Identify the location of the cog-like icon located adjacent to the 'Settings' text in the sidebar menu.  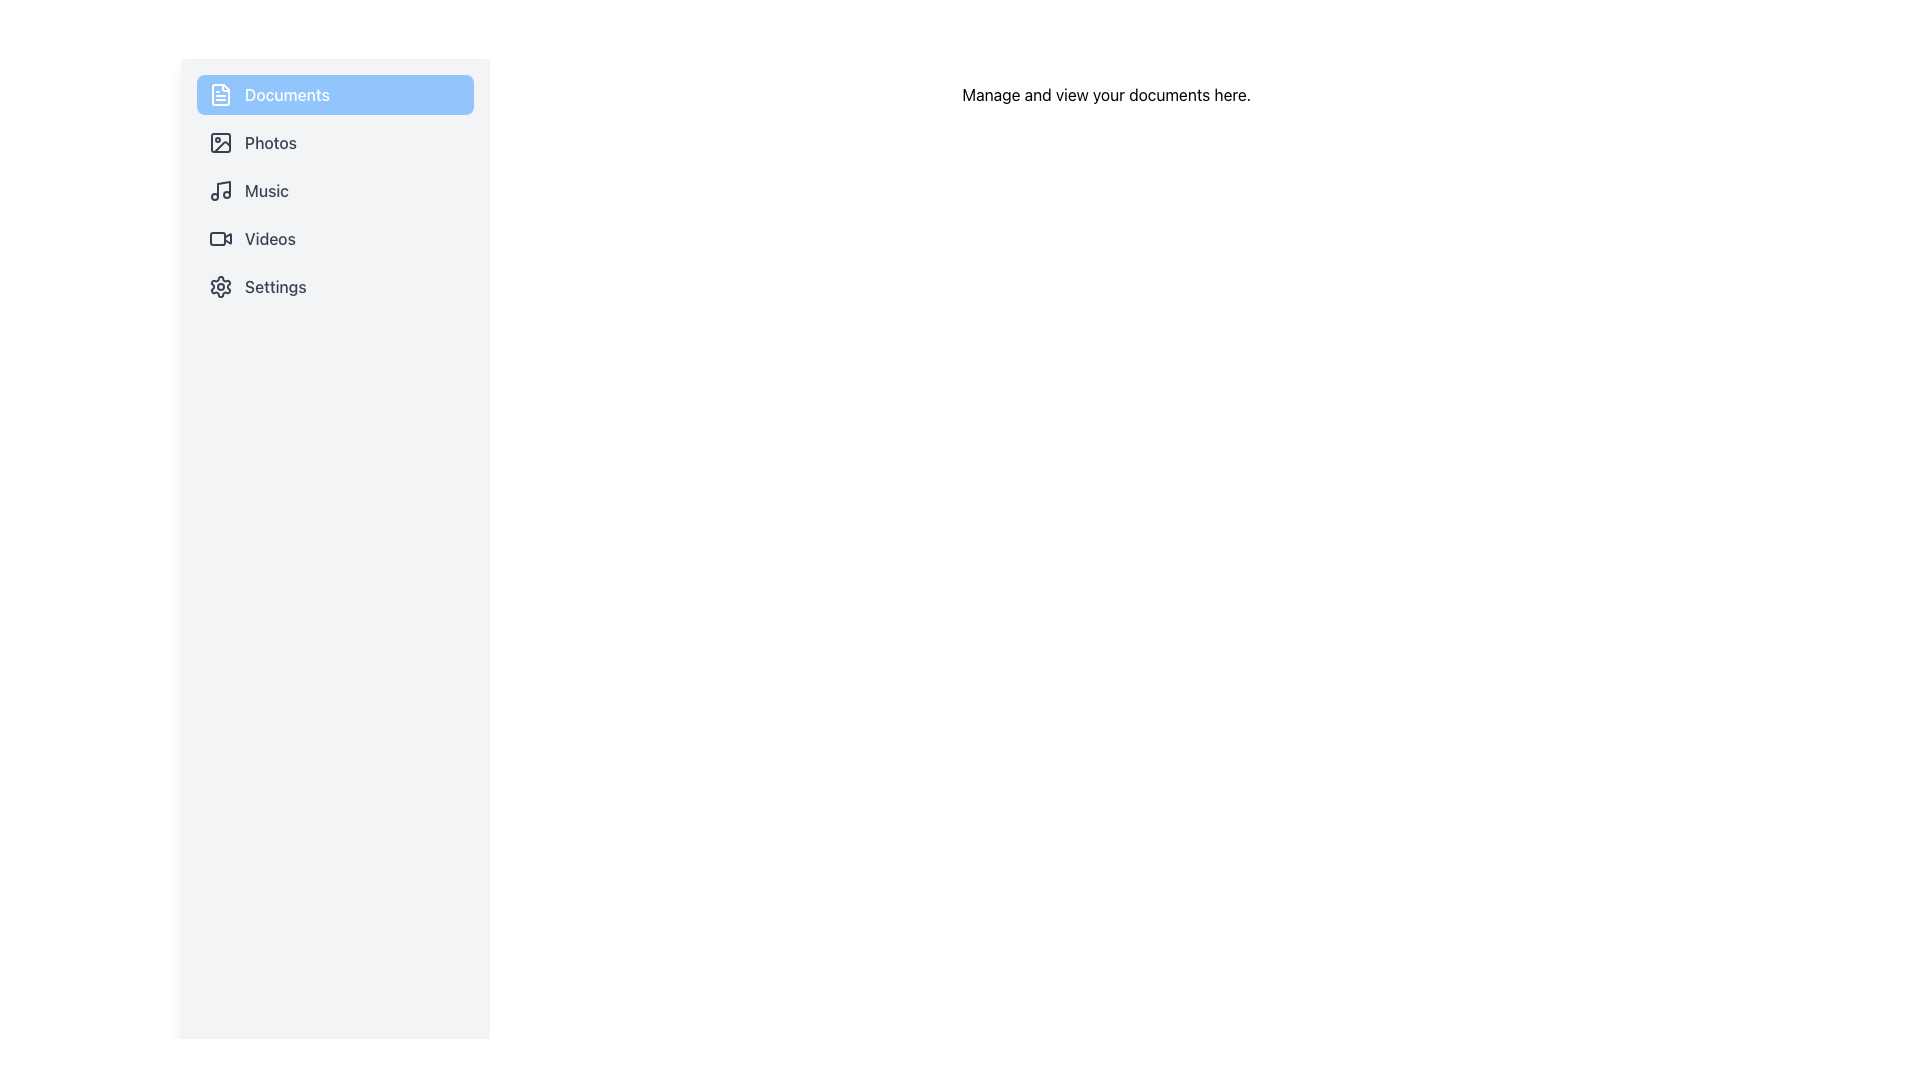
(220, 286).